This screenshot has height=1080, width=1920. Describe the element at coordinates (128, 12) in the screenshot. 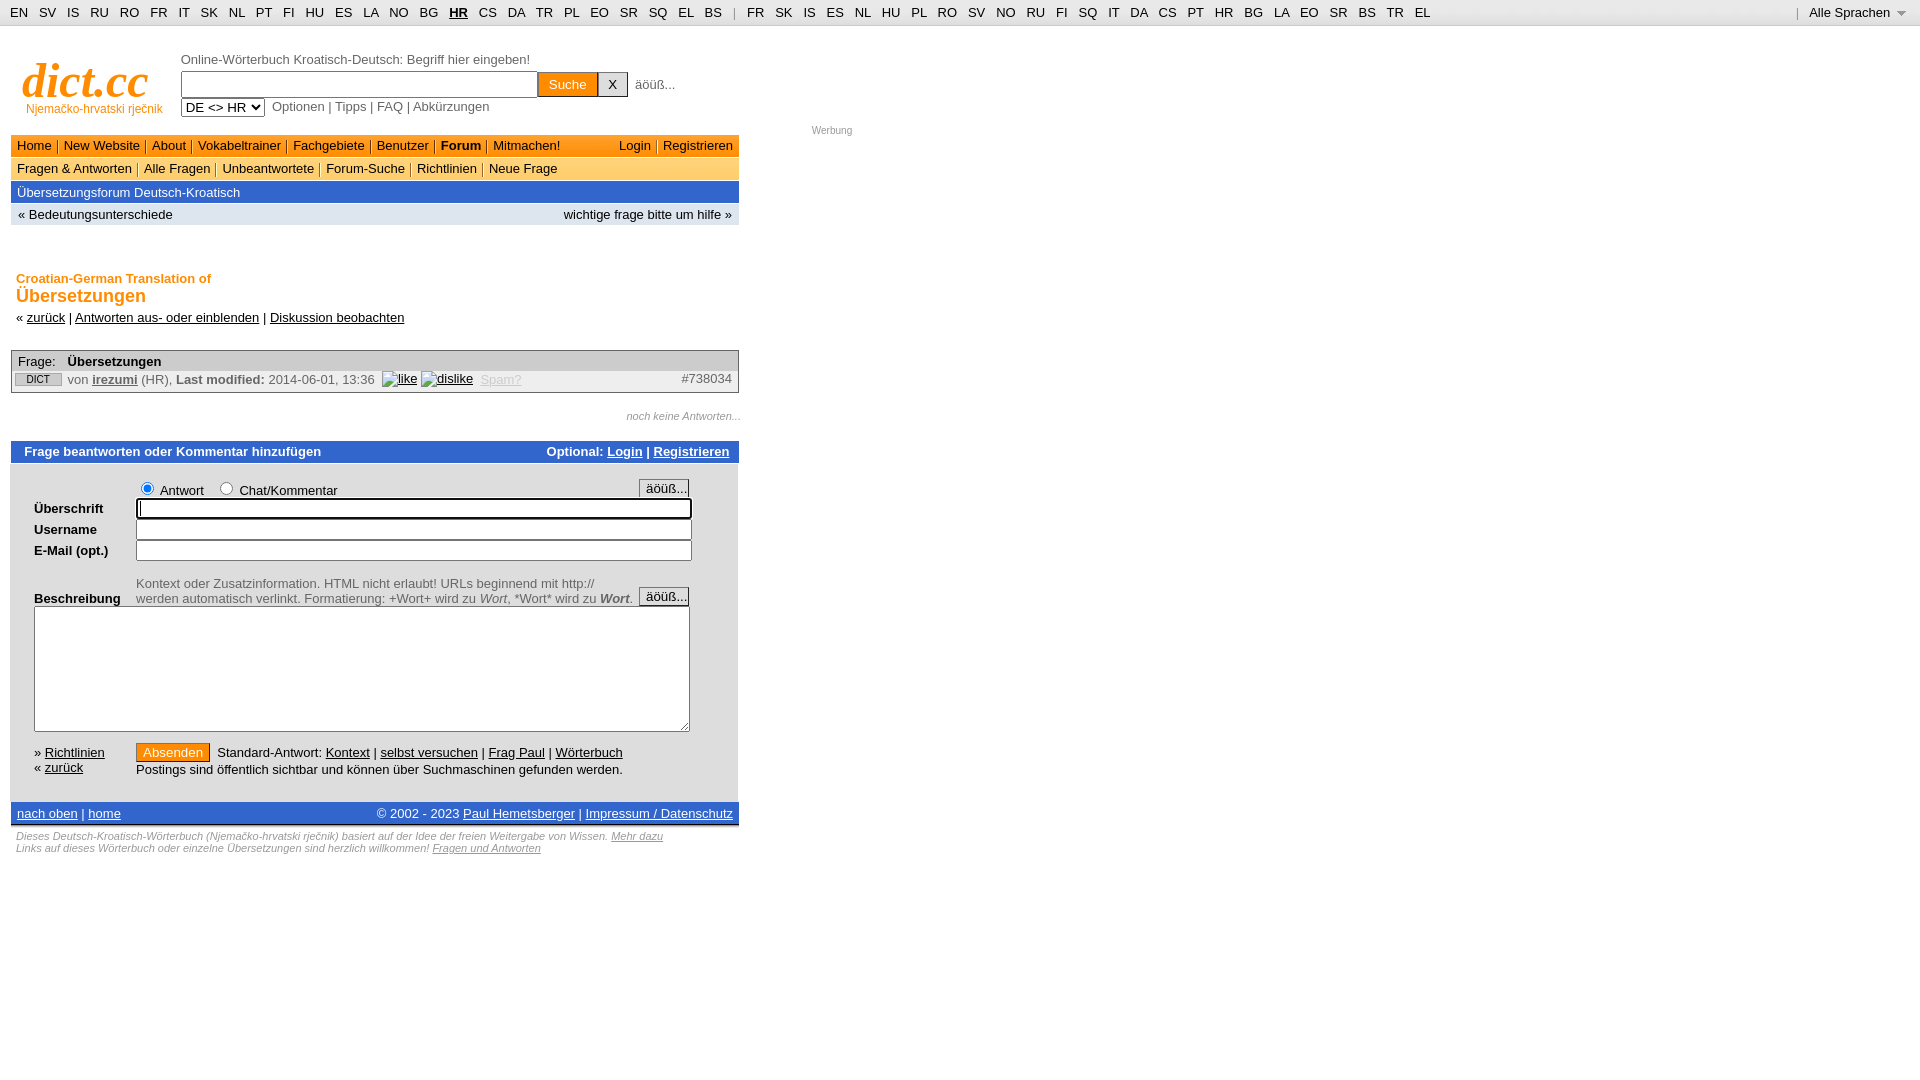

I see `'RO'` at that location.